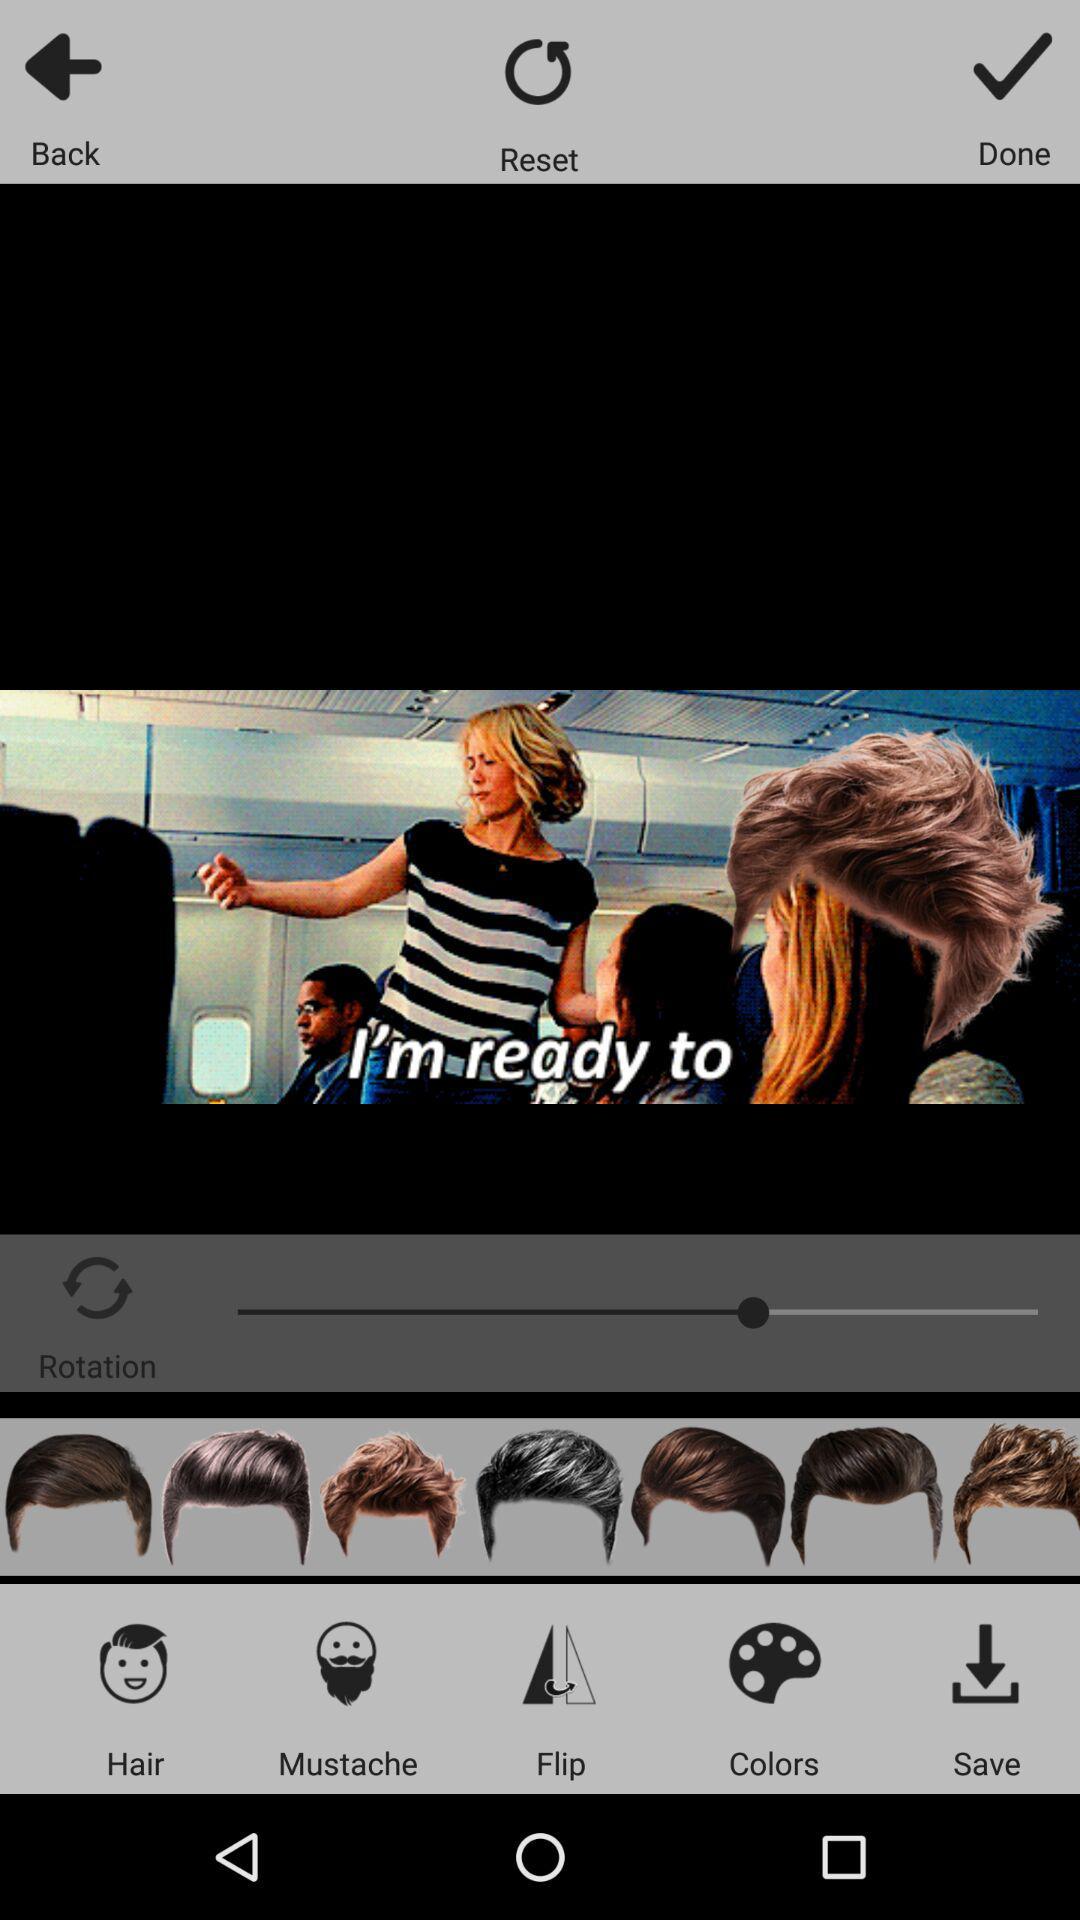  Describe the element at coordinates (551, 1497) in the screenshot. I see `hairstyle` at that location.